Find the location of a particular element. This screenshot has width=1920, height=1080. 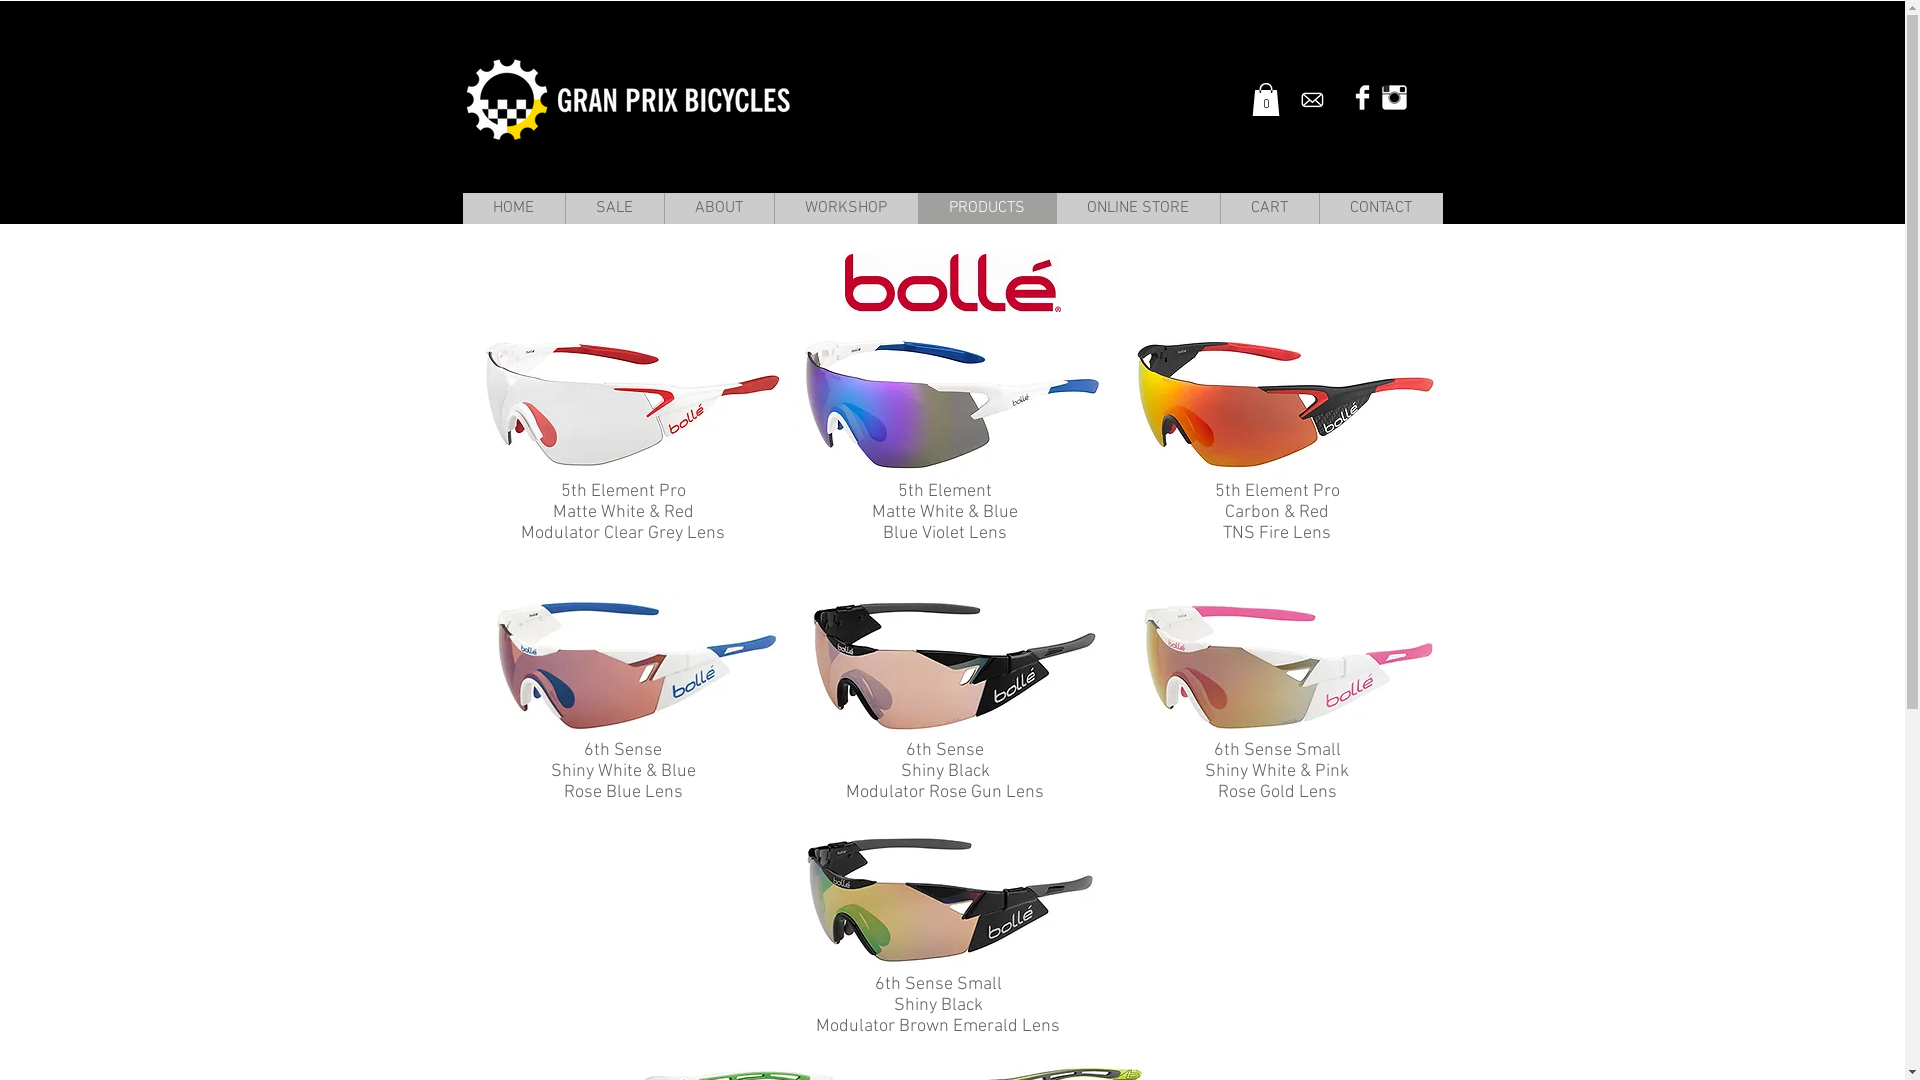

'0' is located at coordinates (1251, 99).